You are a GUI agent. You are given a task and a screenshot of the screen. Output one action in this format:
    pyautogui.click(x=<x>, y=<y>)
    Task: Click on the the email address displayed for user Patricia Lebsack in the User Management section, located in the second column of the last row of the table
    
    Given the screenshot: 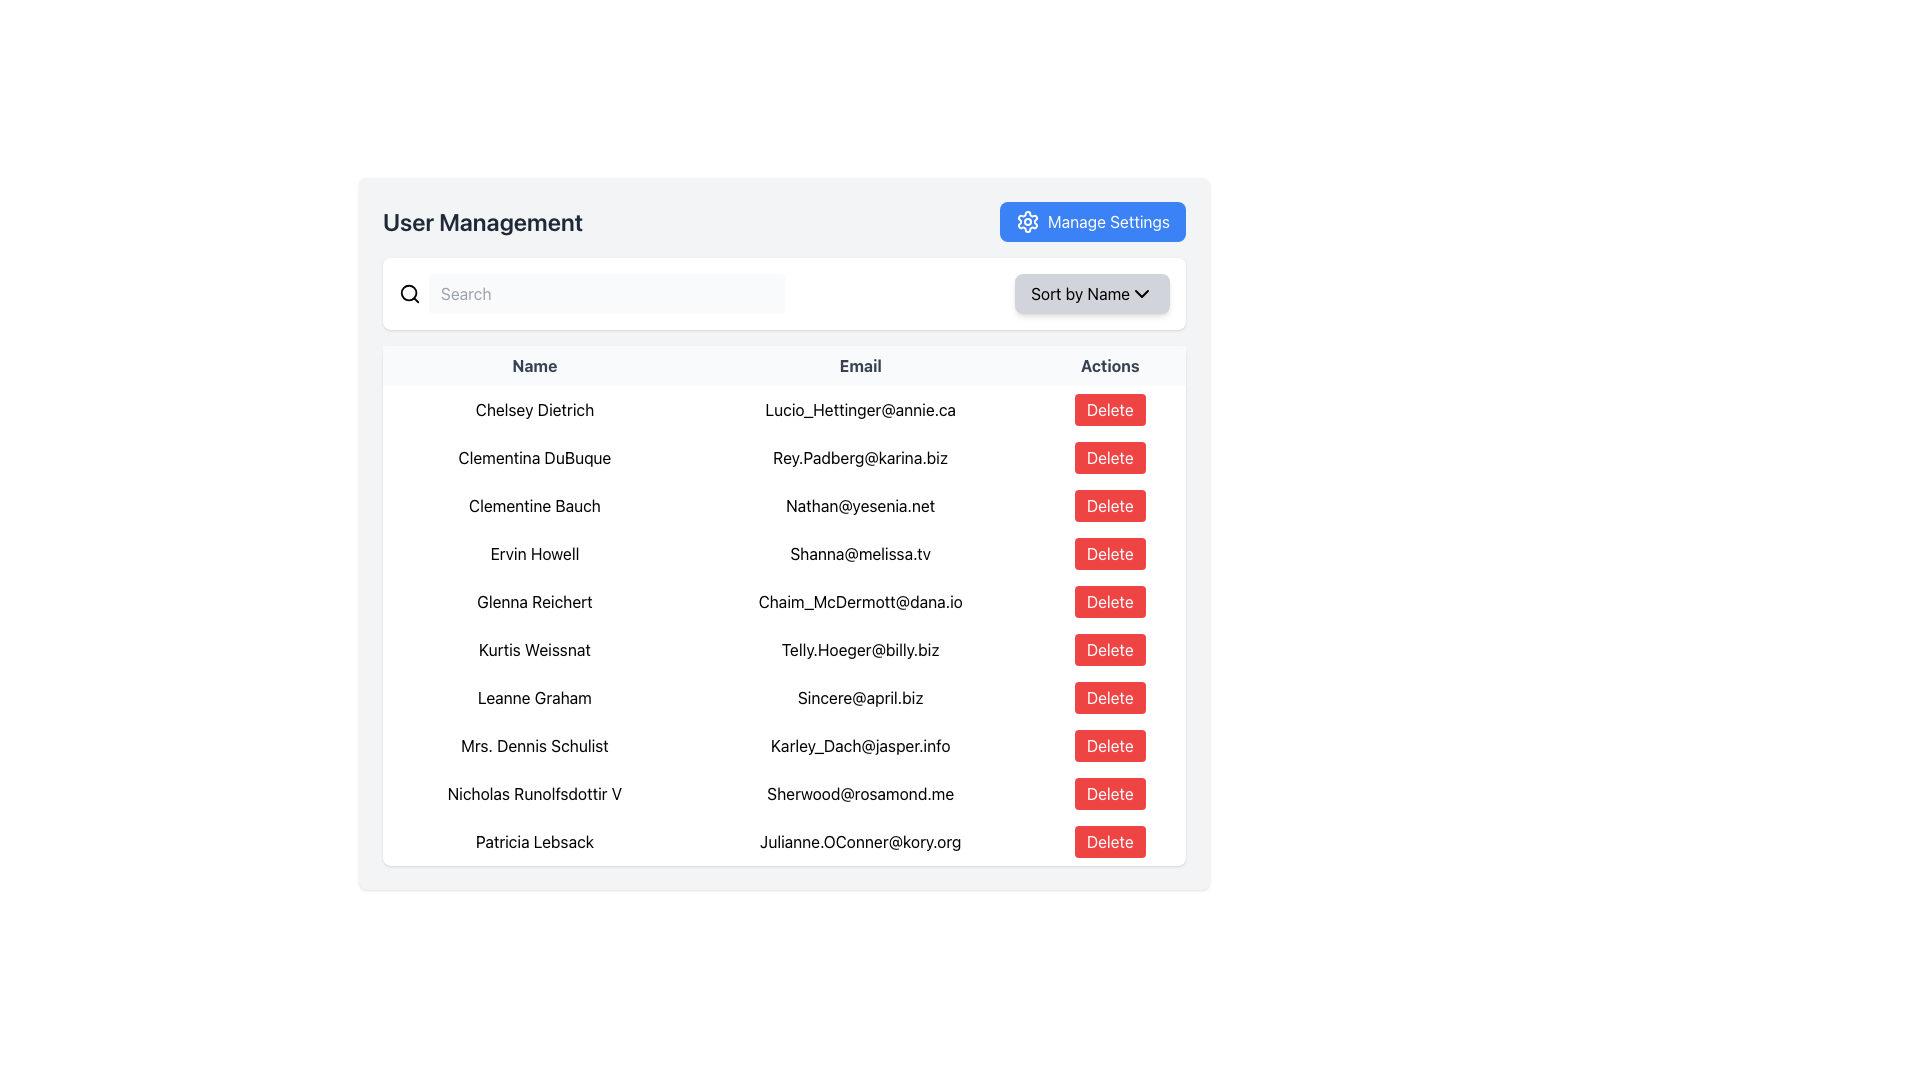 What is the action you would take?
    pyautogui.click(x=860, y=841)
    